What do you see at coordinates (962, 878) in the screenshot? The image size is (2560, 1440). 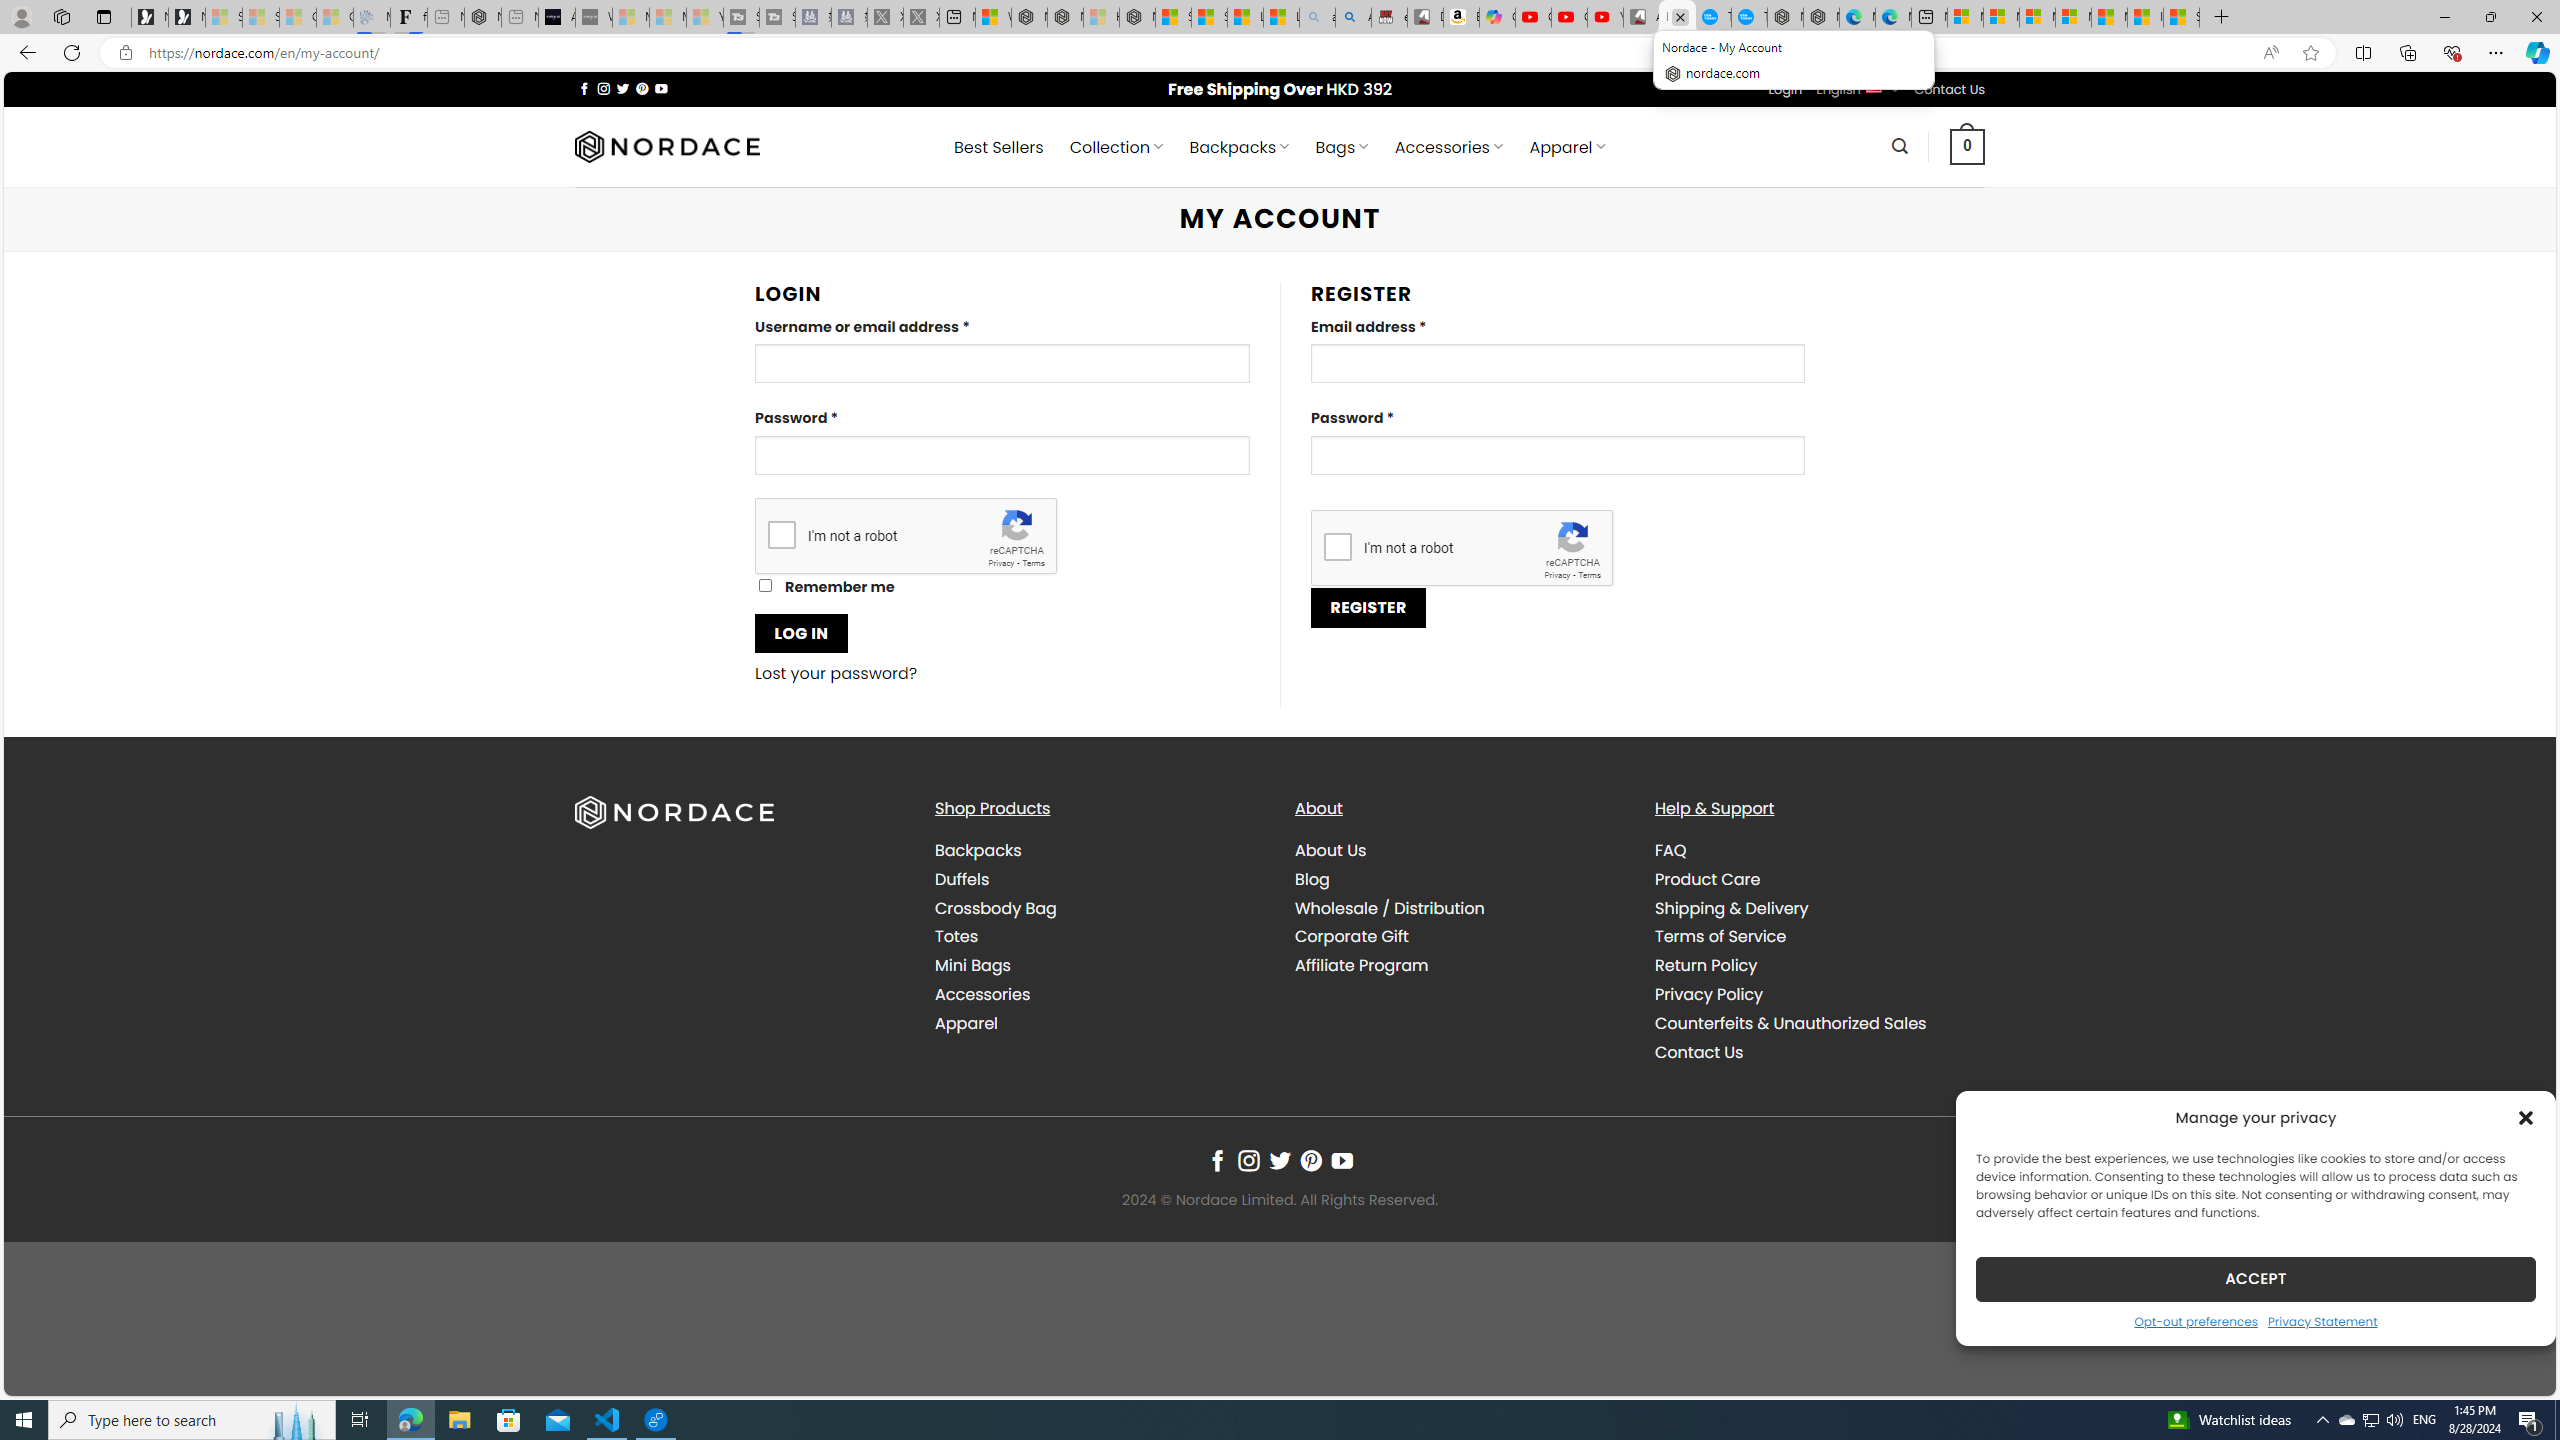 I see `'Duffels'` at bounding box center [962, 878].